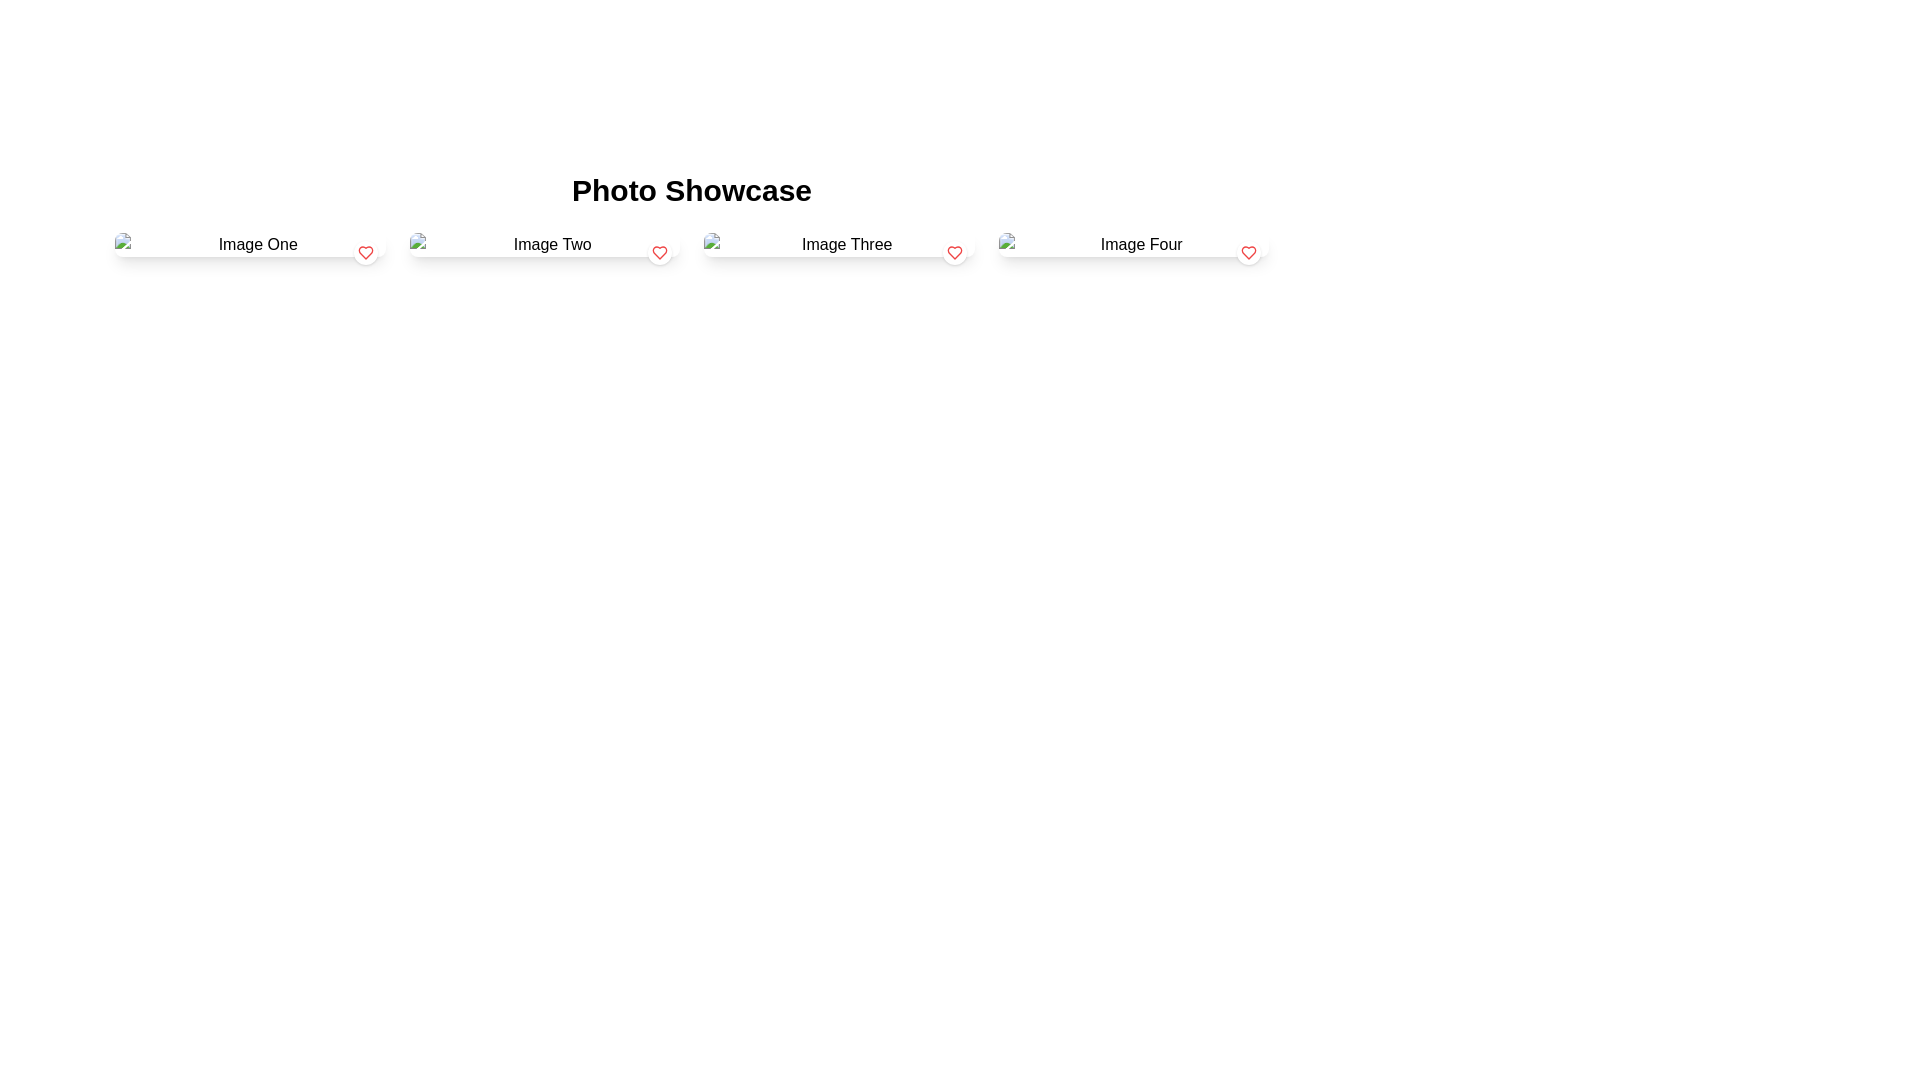 The height and width of the screenshot is (1080, 1920). I want to click on the heart button in the top-right corner of the 'Image Two' component to favorite or like the image, so click(660, 252).